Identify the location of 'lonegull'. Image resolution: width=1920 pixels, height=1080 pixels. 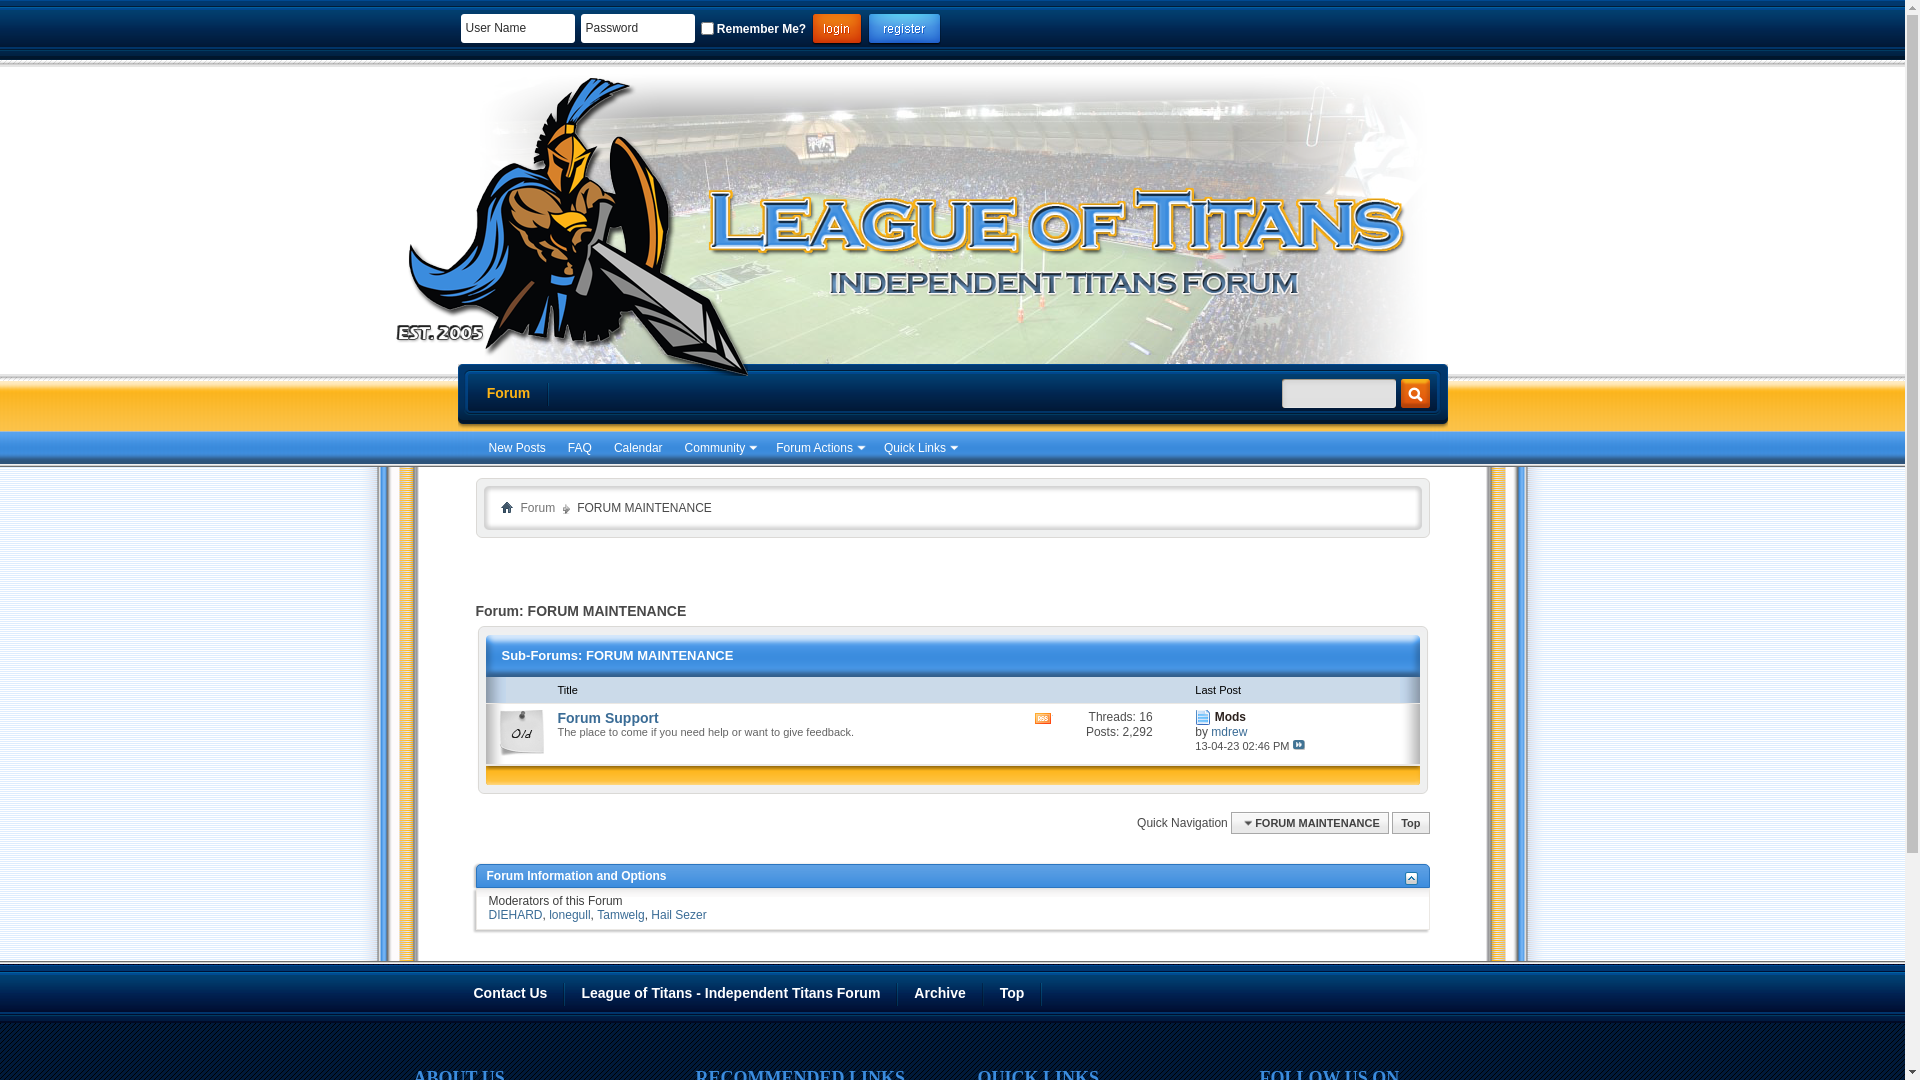
(568, 914).